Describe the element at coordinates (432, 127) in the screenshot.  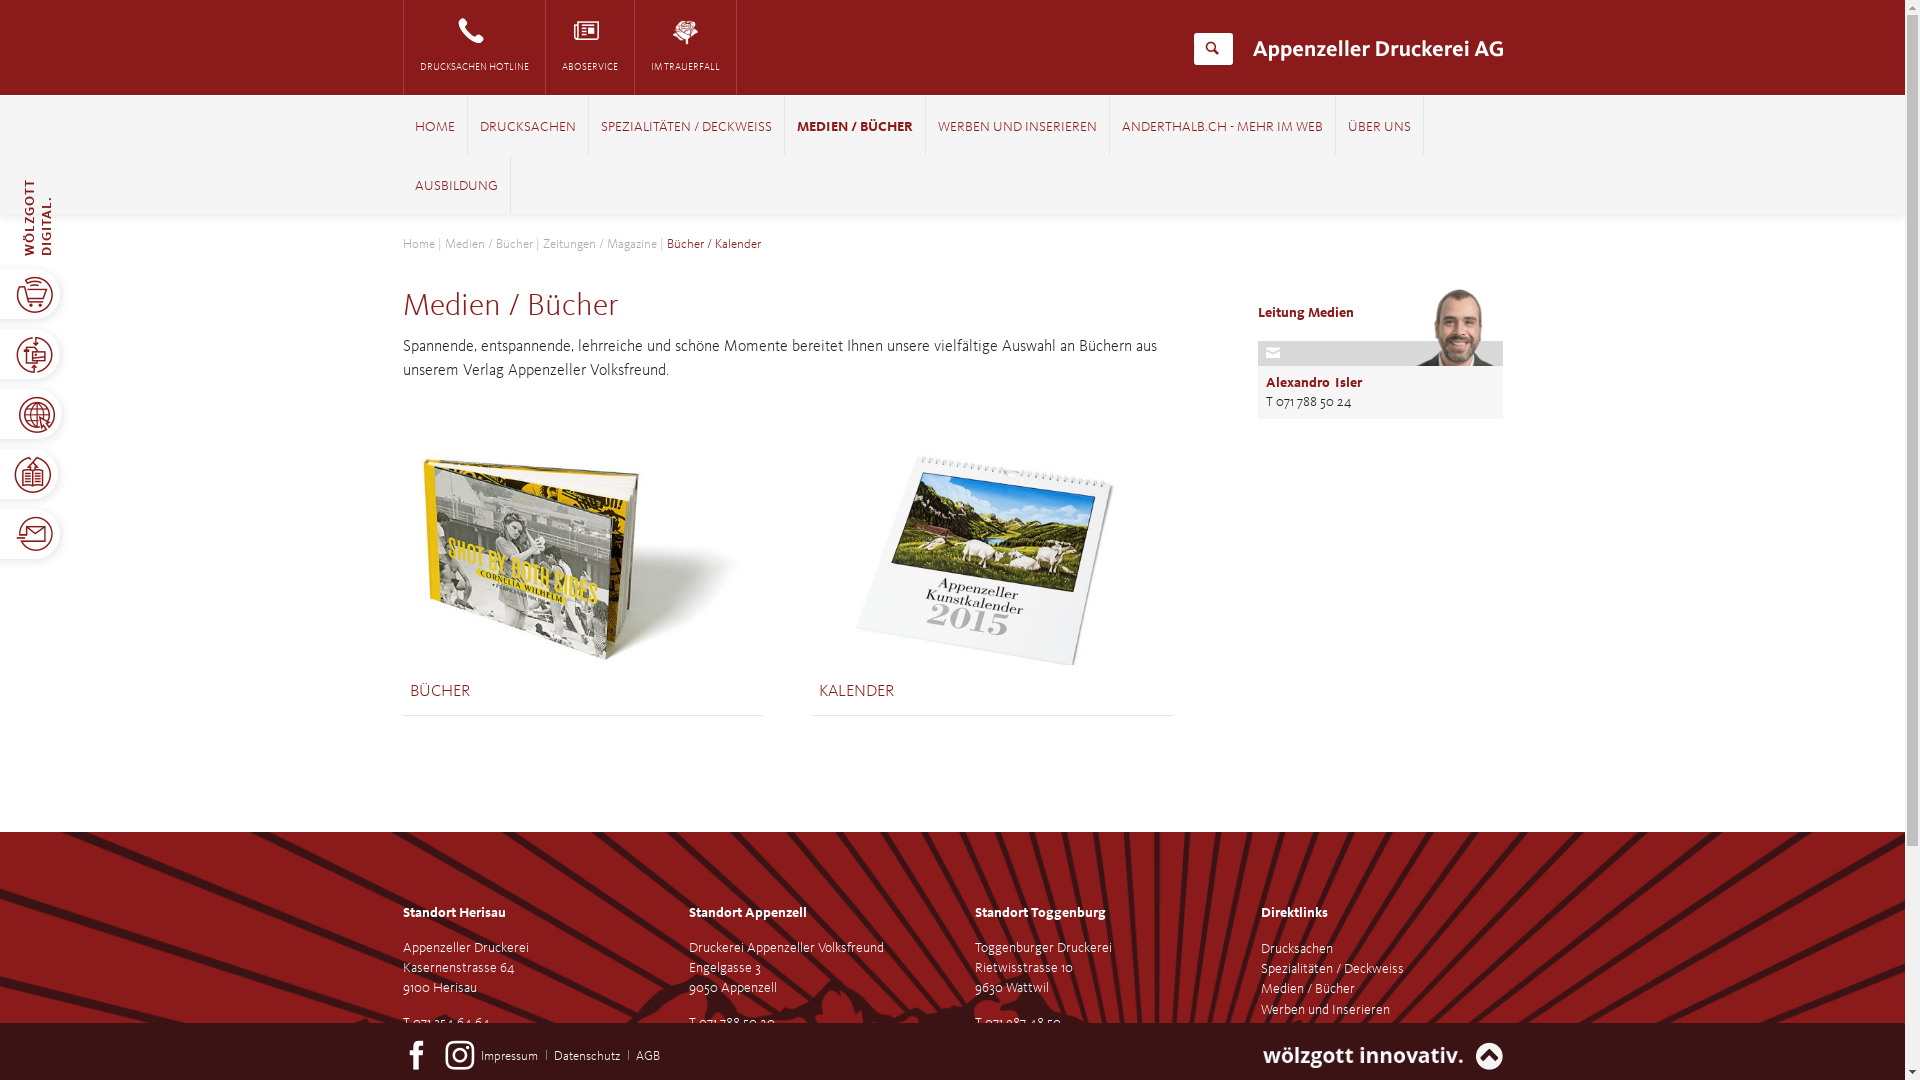
I see `'HOME'` at that location.